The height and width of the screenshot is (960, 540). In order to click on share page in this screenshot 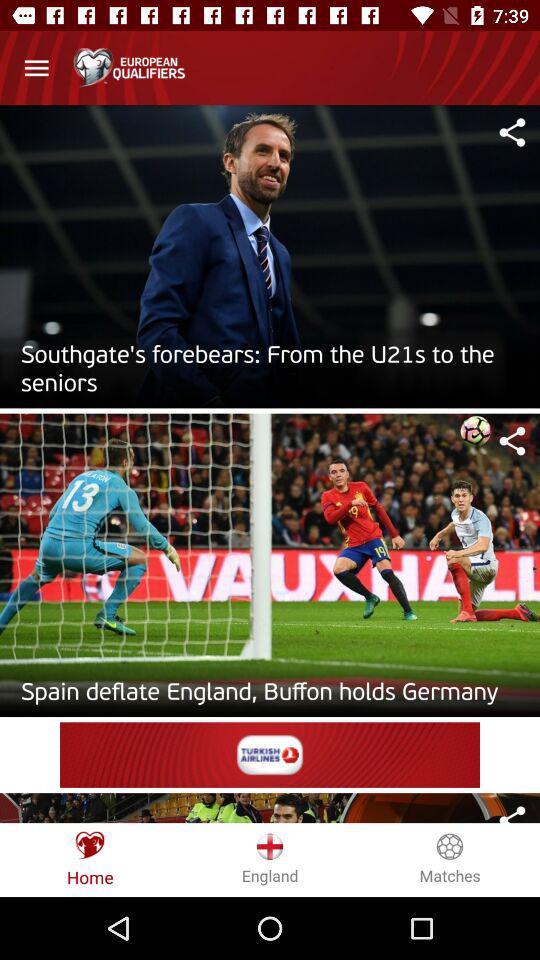, I will do `click(512, 131)`.